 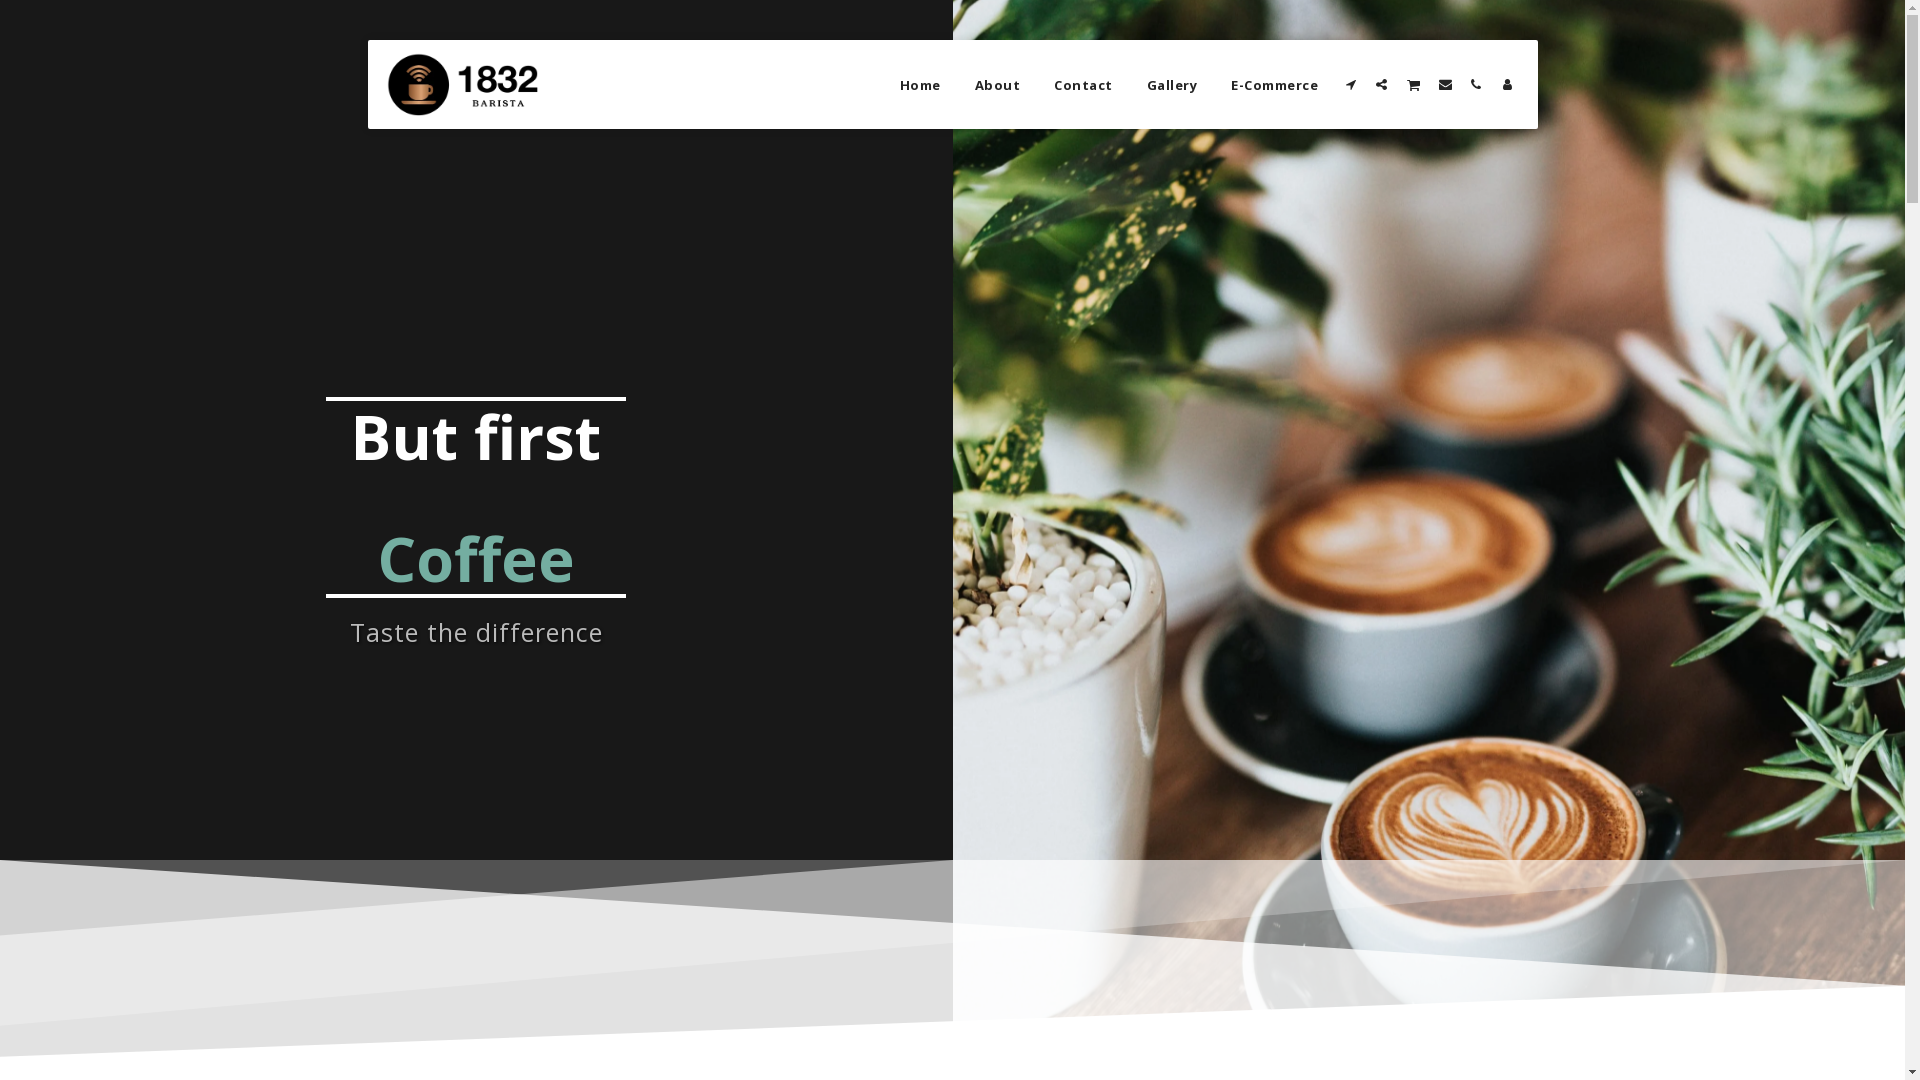 I want to click on ' ', so click(x=1444, y=83).